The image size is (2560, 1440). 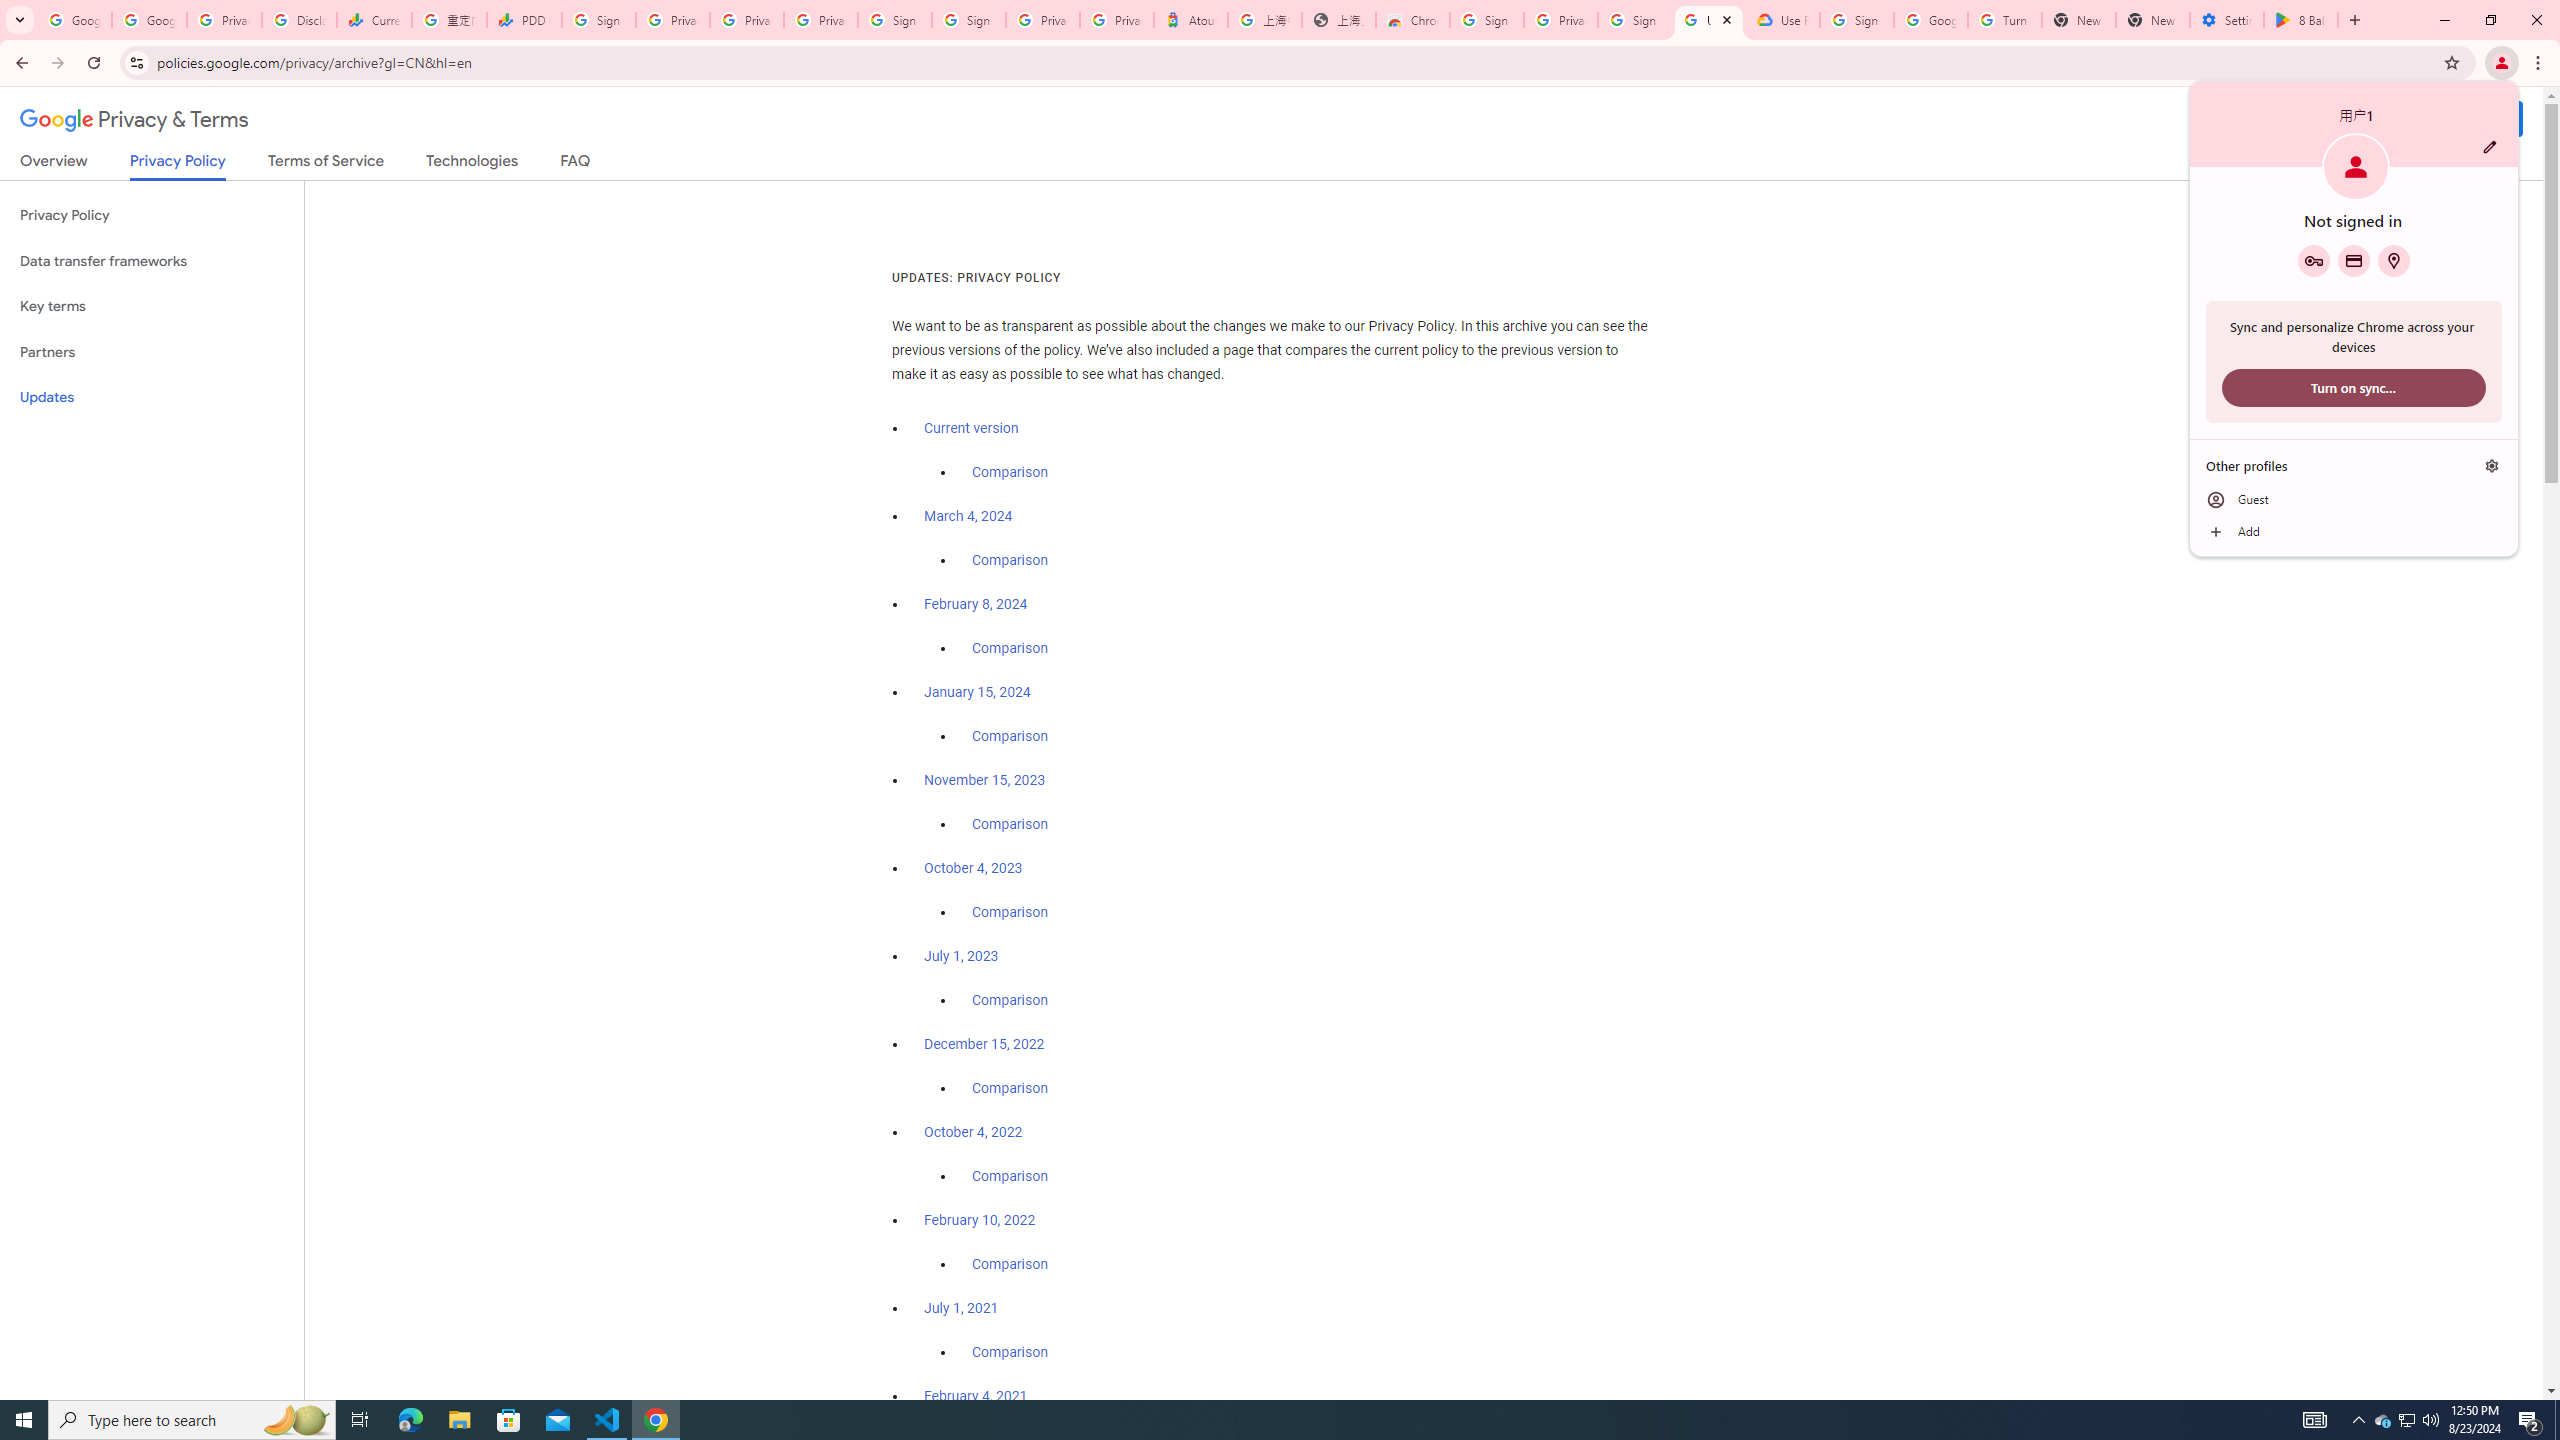 What do you see at coordinates (134, 119) in the screenshot?
I see `'Privacy & Terms'` at bounding box center [134, 119].